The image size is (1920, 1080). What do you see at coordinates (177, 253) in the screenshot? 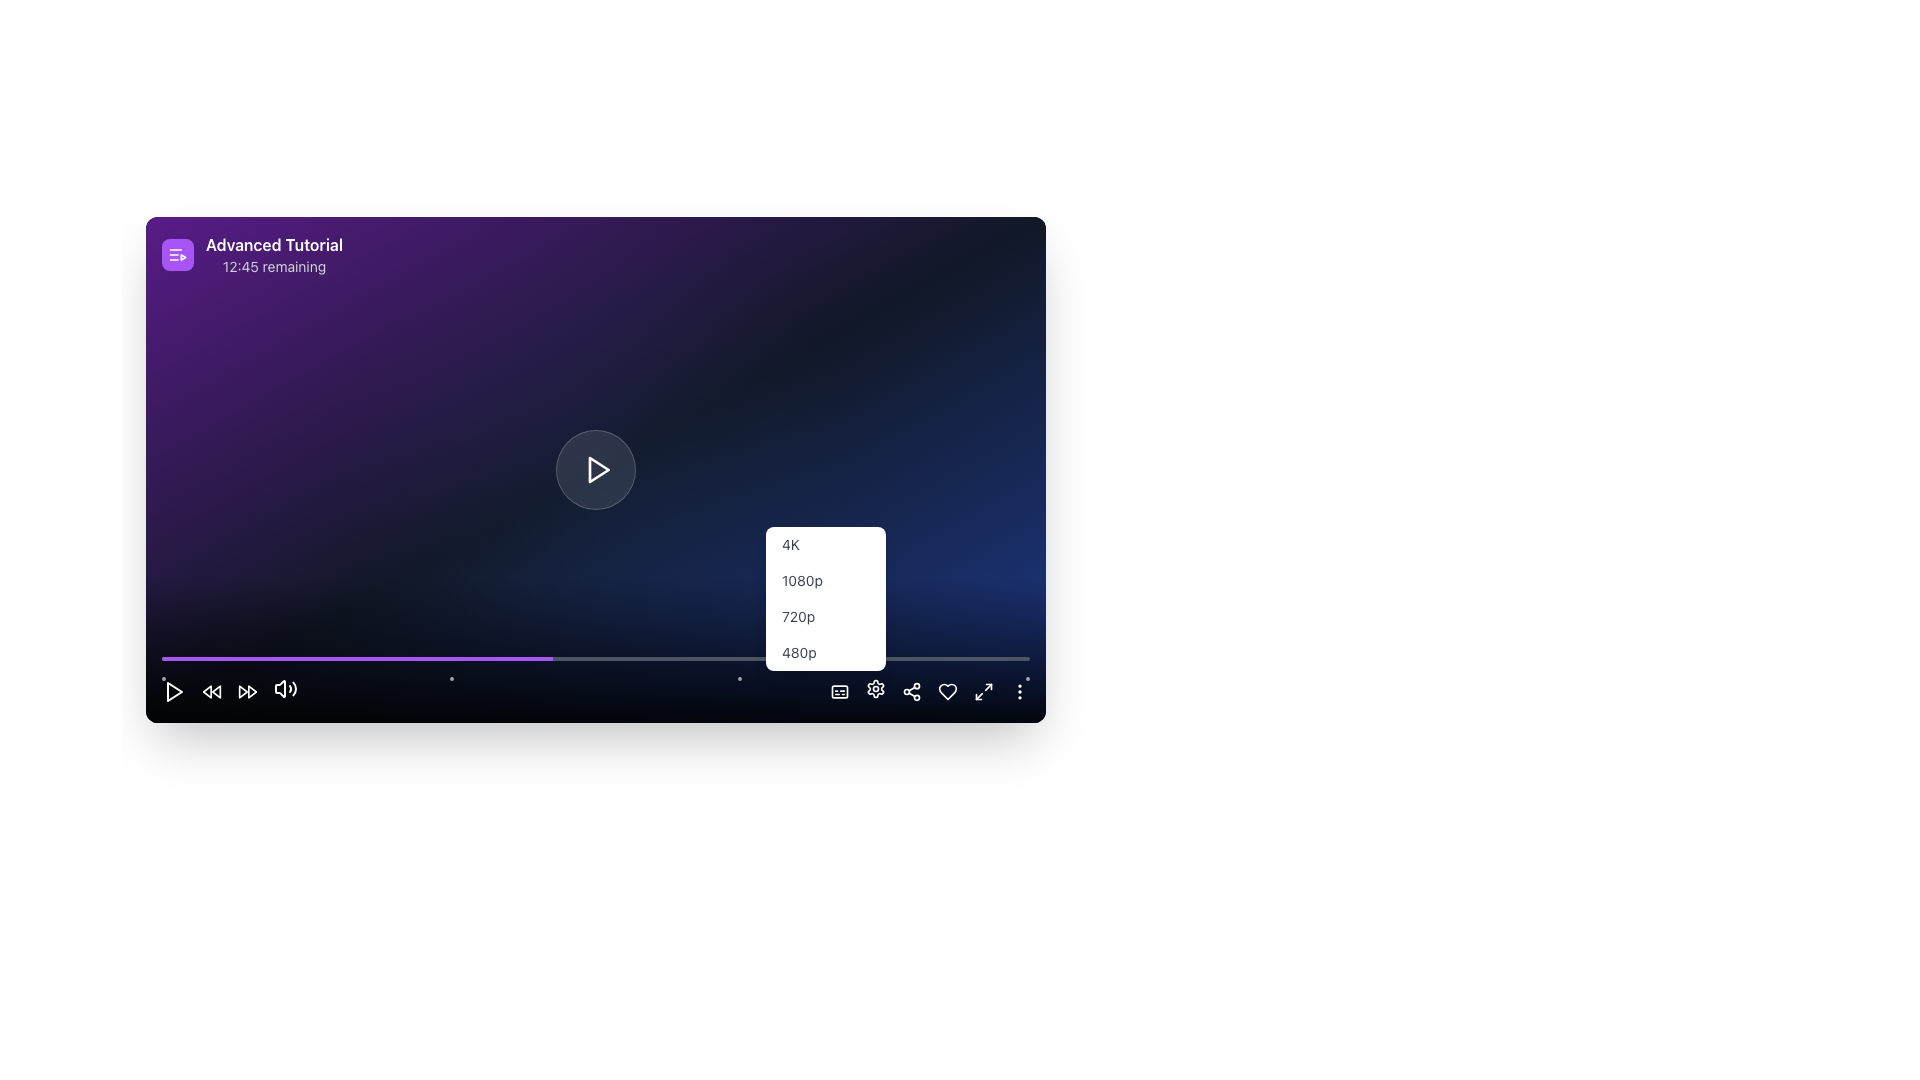
I see `the video playlist icon button located at the top-left corner of the interface` at bounding box center [177, 253].